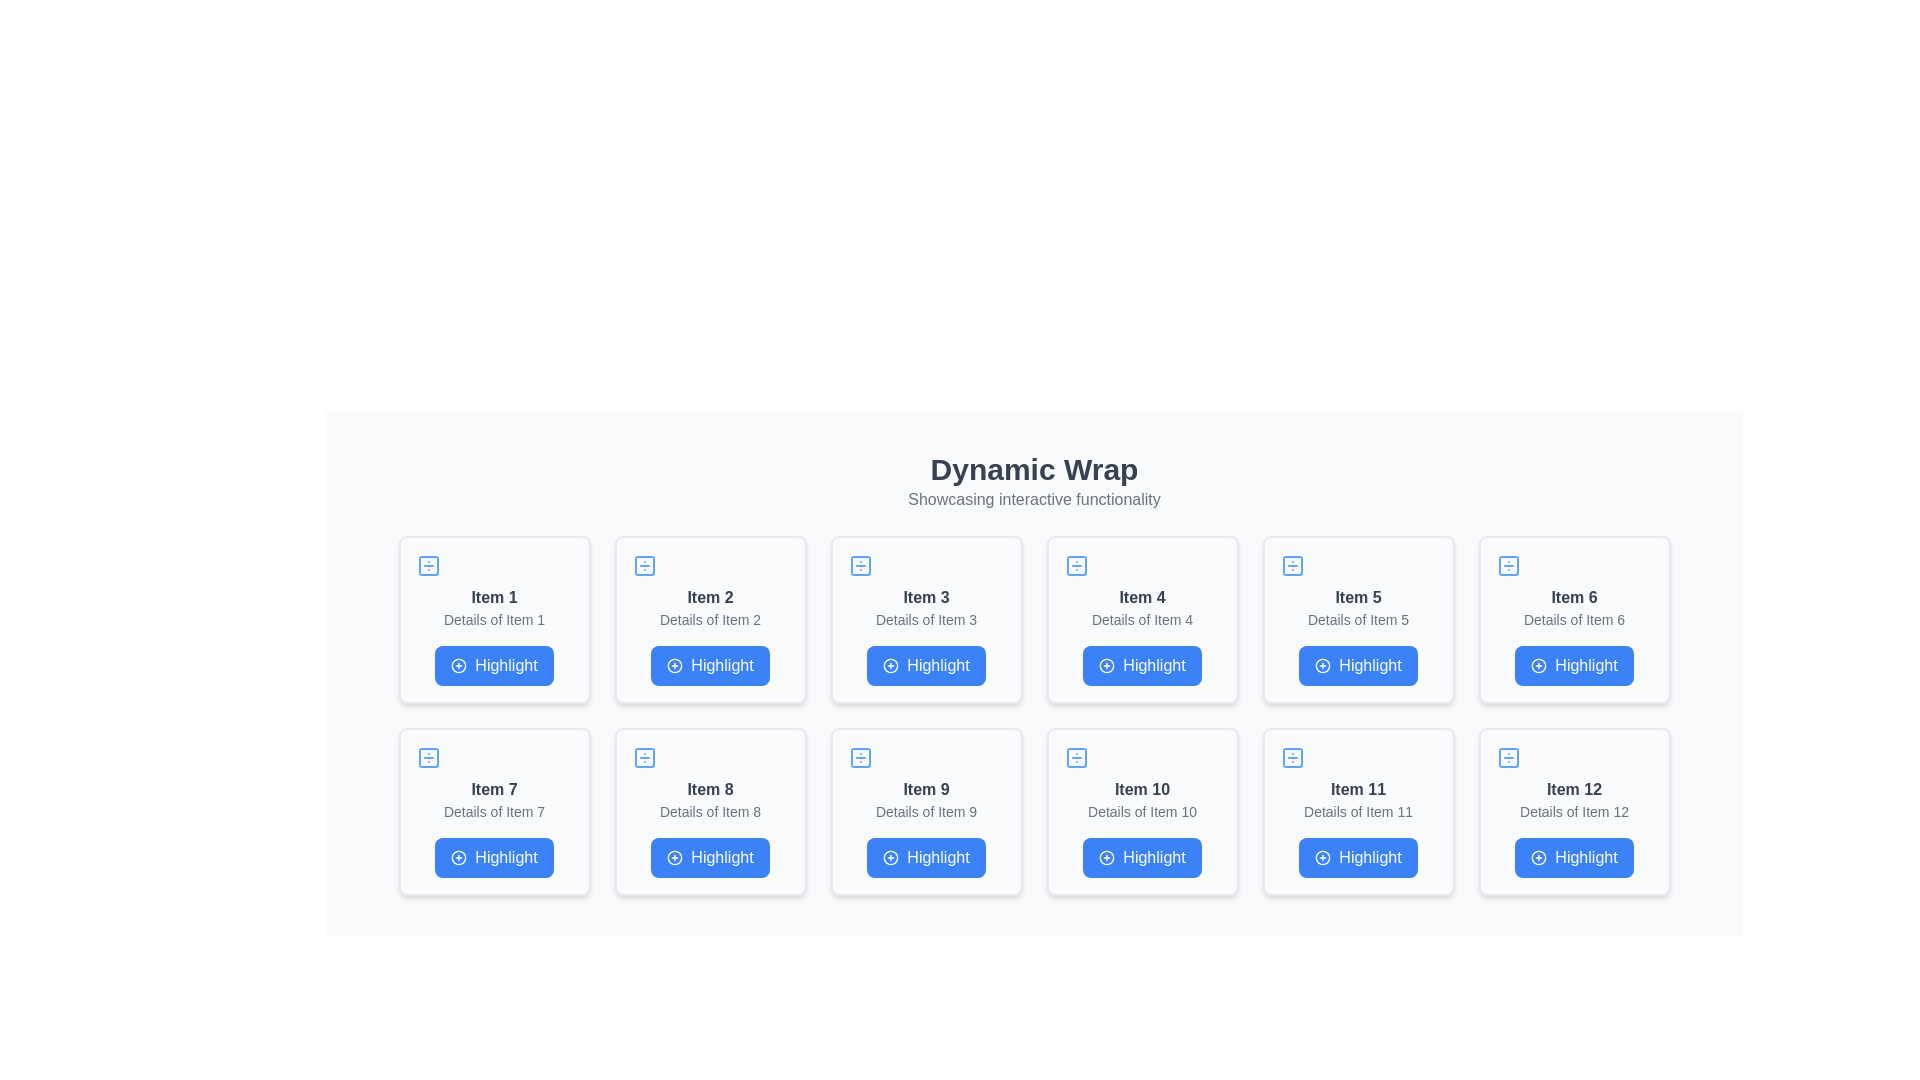 The width and height of the screenshot is (1920, 1080). What do you see at coordinates (1323, 666) in the screenshot?
I see `the central circular component of the 'plus in a circle' icon above the text 'Item 5', which is part of the fifth card in a 4x3 grid` at bounding box center [1323, 666].